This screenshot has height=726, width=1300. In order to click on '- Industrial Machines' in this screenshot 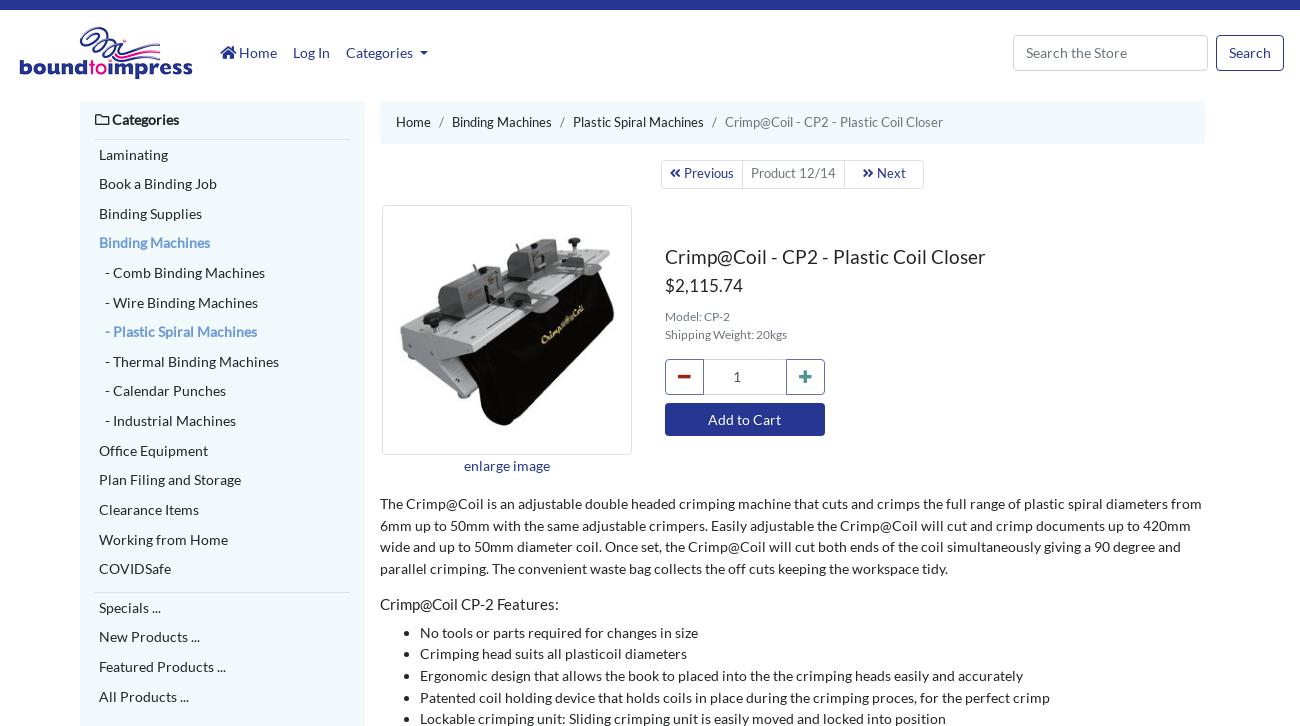, I will do `click(167, 420)`.